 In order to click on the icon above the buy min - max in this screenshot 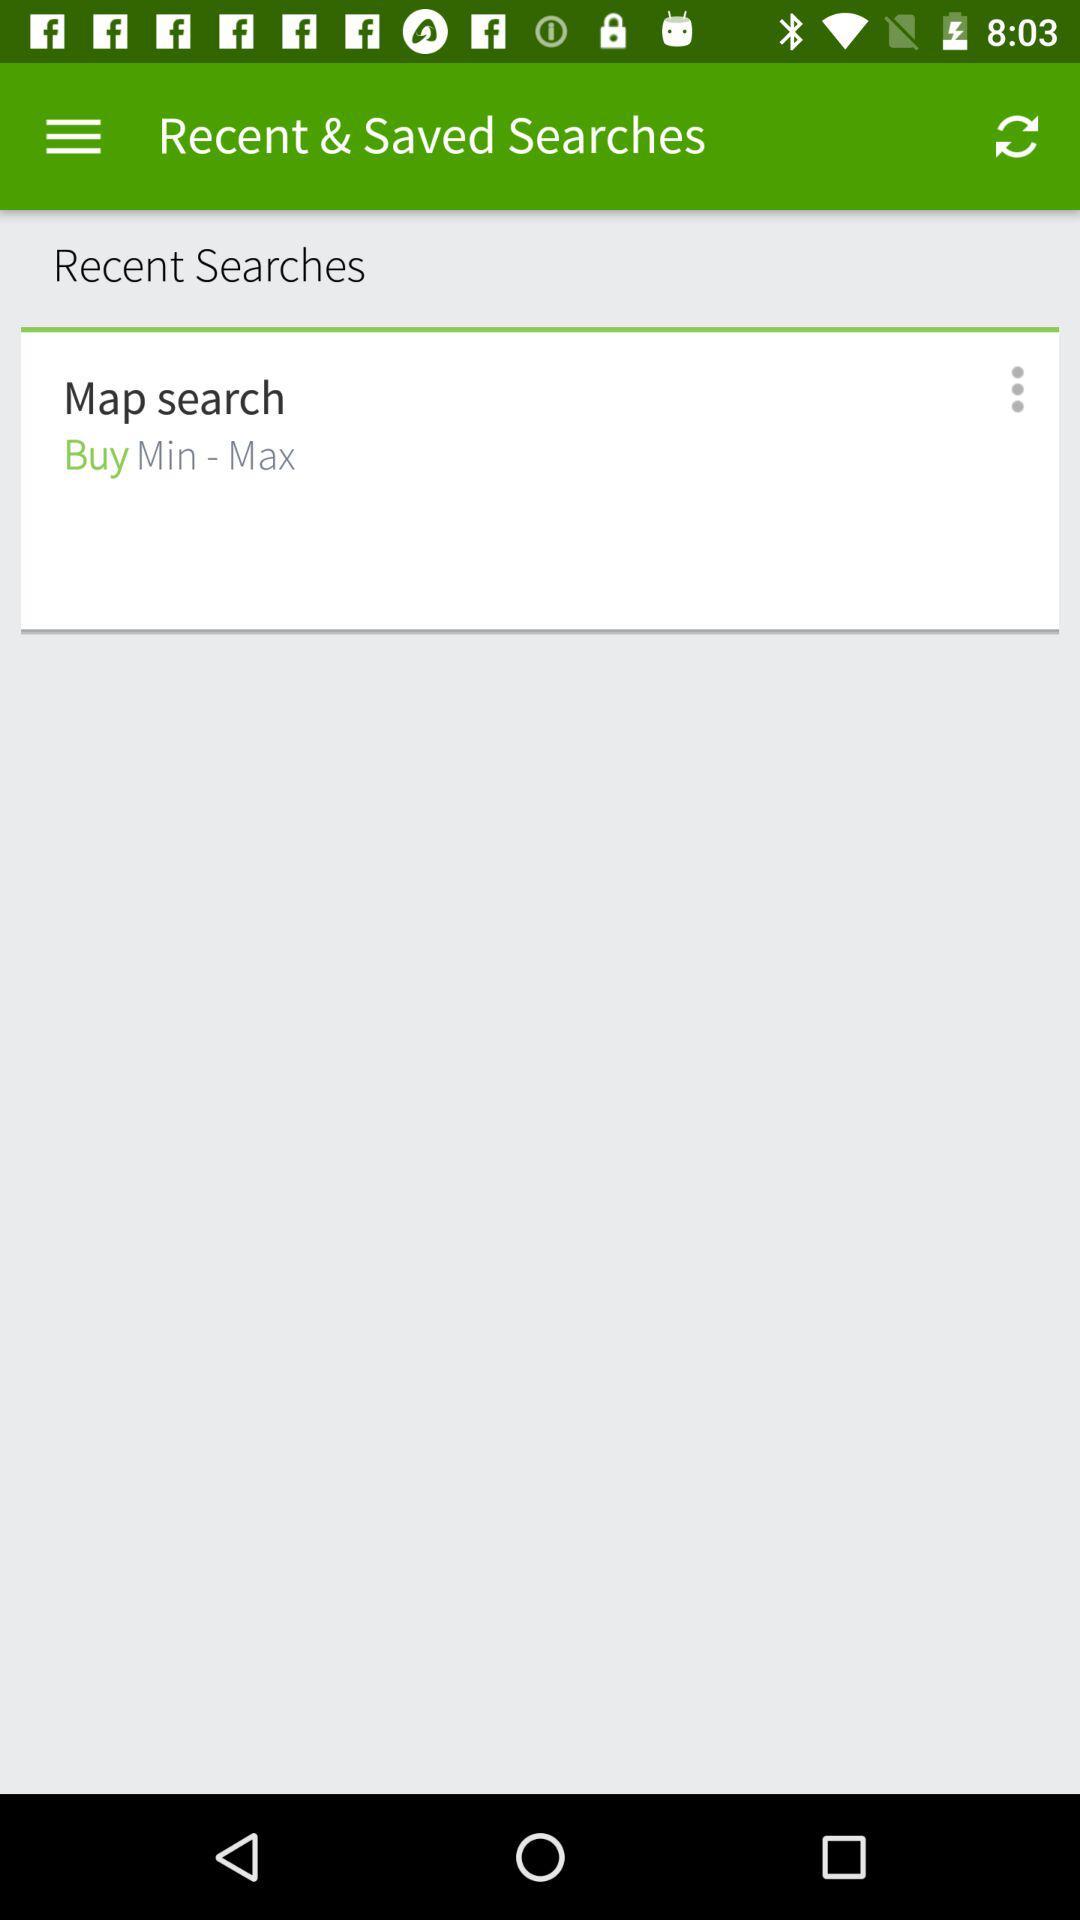, I will do `click(173, 399)`.